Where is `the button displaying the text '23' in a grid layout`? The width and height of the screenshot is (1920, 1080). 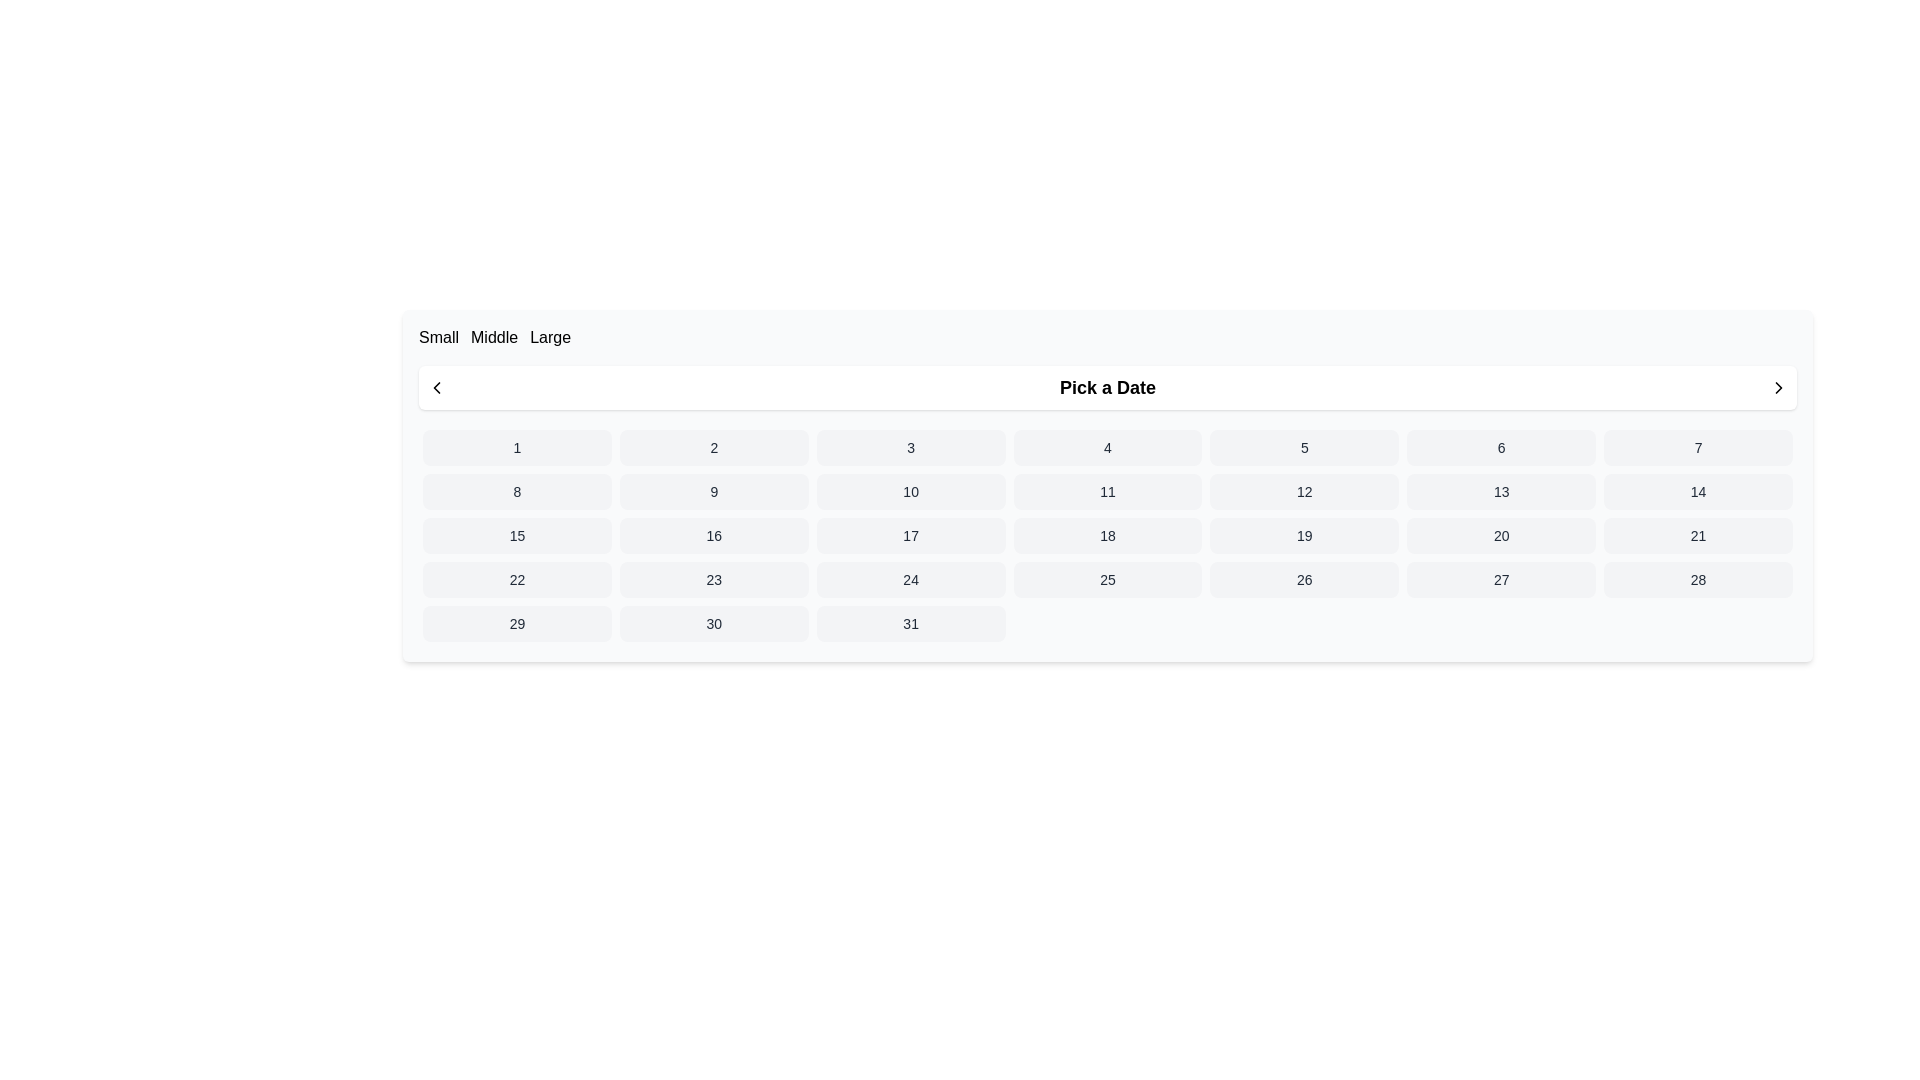 the button displaying the text '23' in a grid layout is located at coordinates (714, 579).